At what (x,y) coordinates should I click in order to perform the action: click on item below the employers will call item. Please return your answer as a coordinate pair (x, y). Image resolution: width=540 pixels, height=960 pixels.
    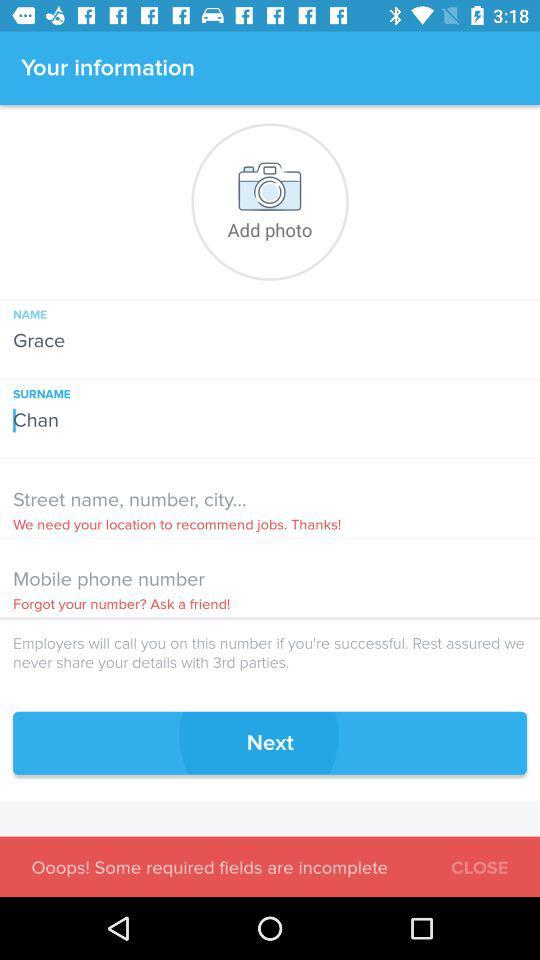
    Looking at the image, I should click on (270, 742).